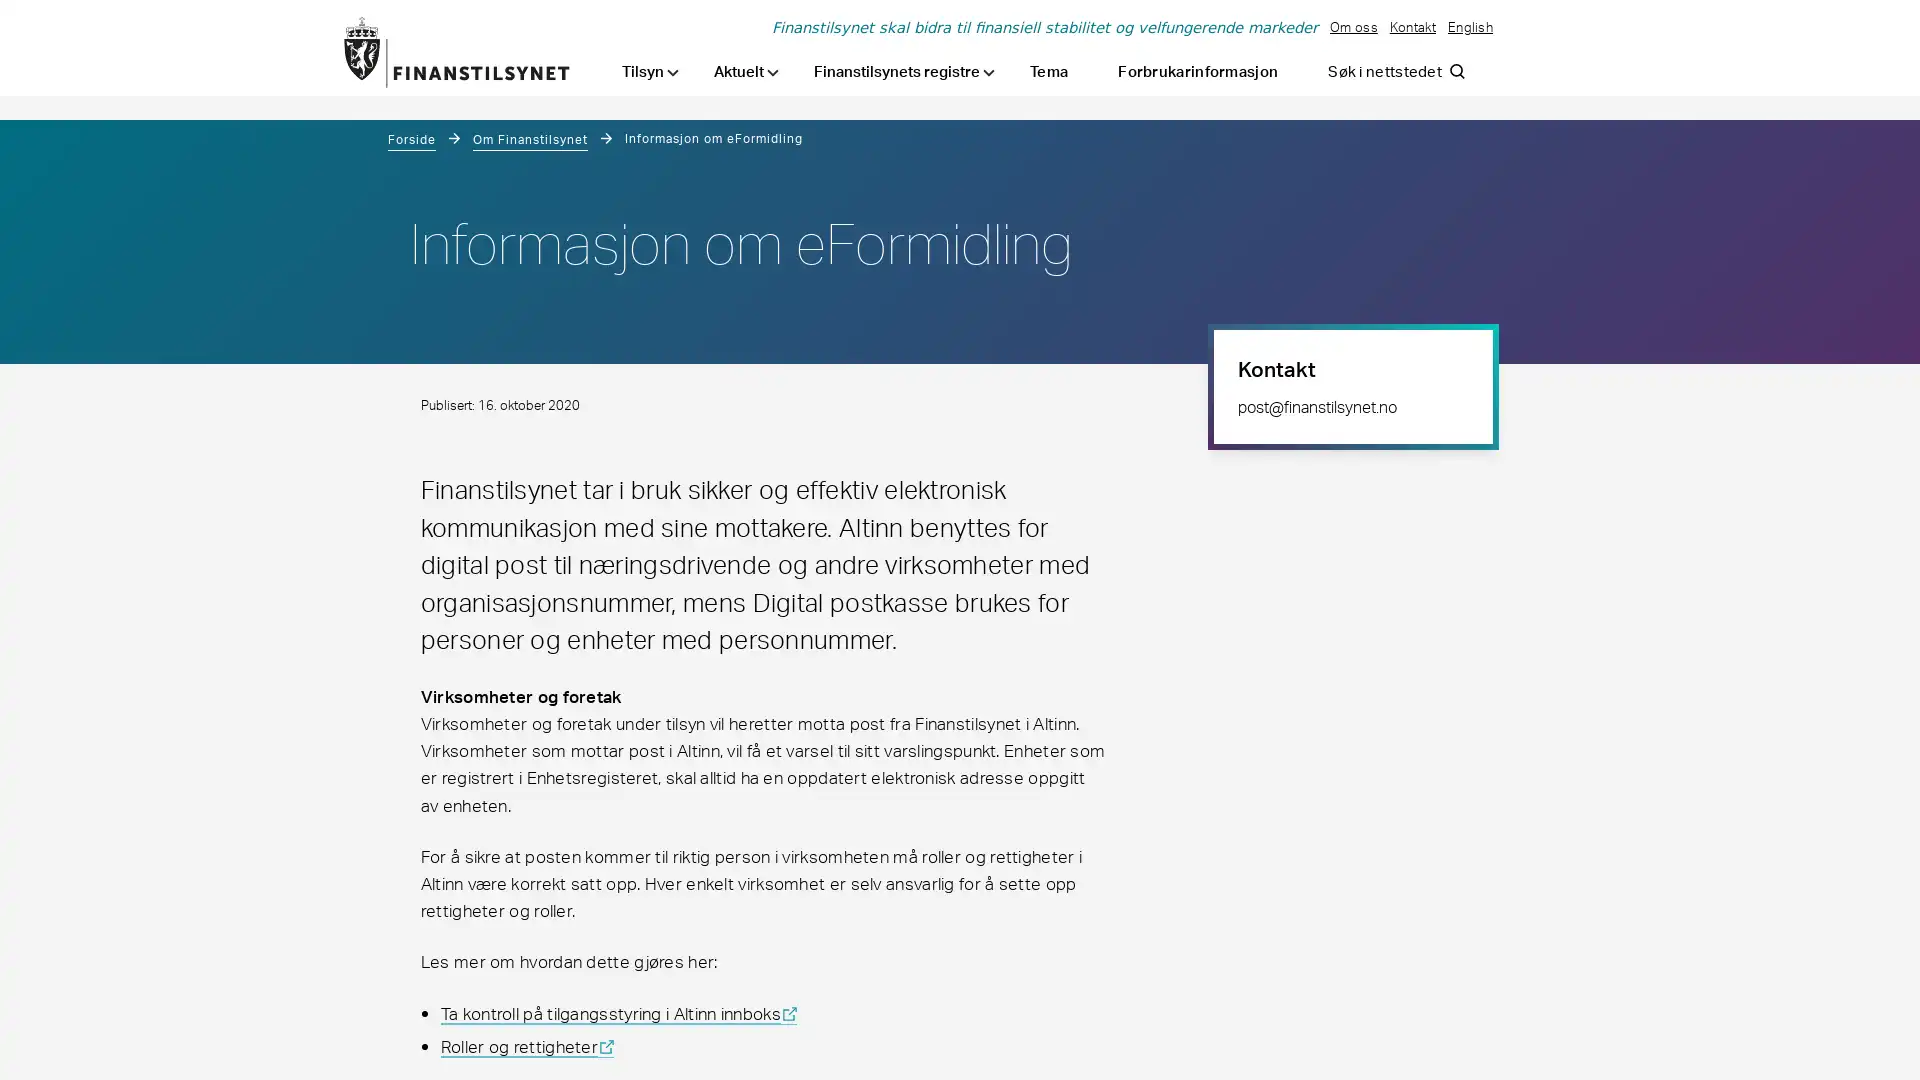 The image size is (1920, 1080). I want to click on Tilsyn Tilsyn, so click(650, 71).